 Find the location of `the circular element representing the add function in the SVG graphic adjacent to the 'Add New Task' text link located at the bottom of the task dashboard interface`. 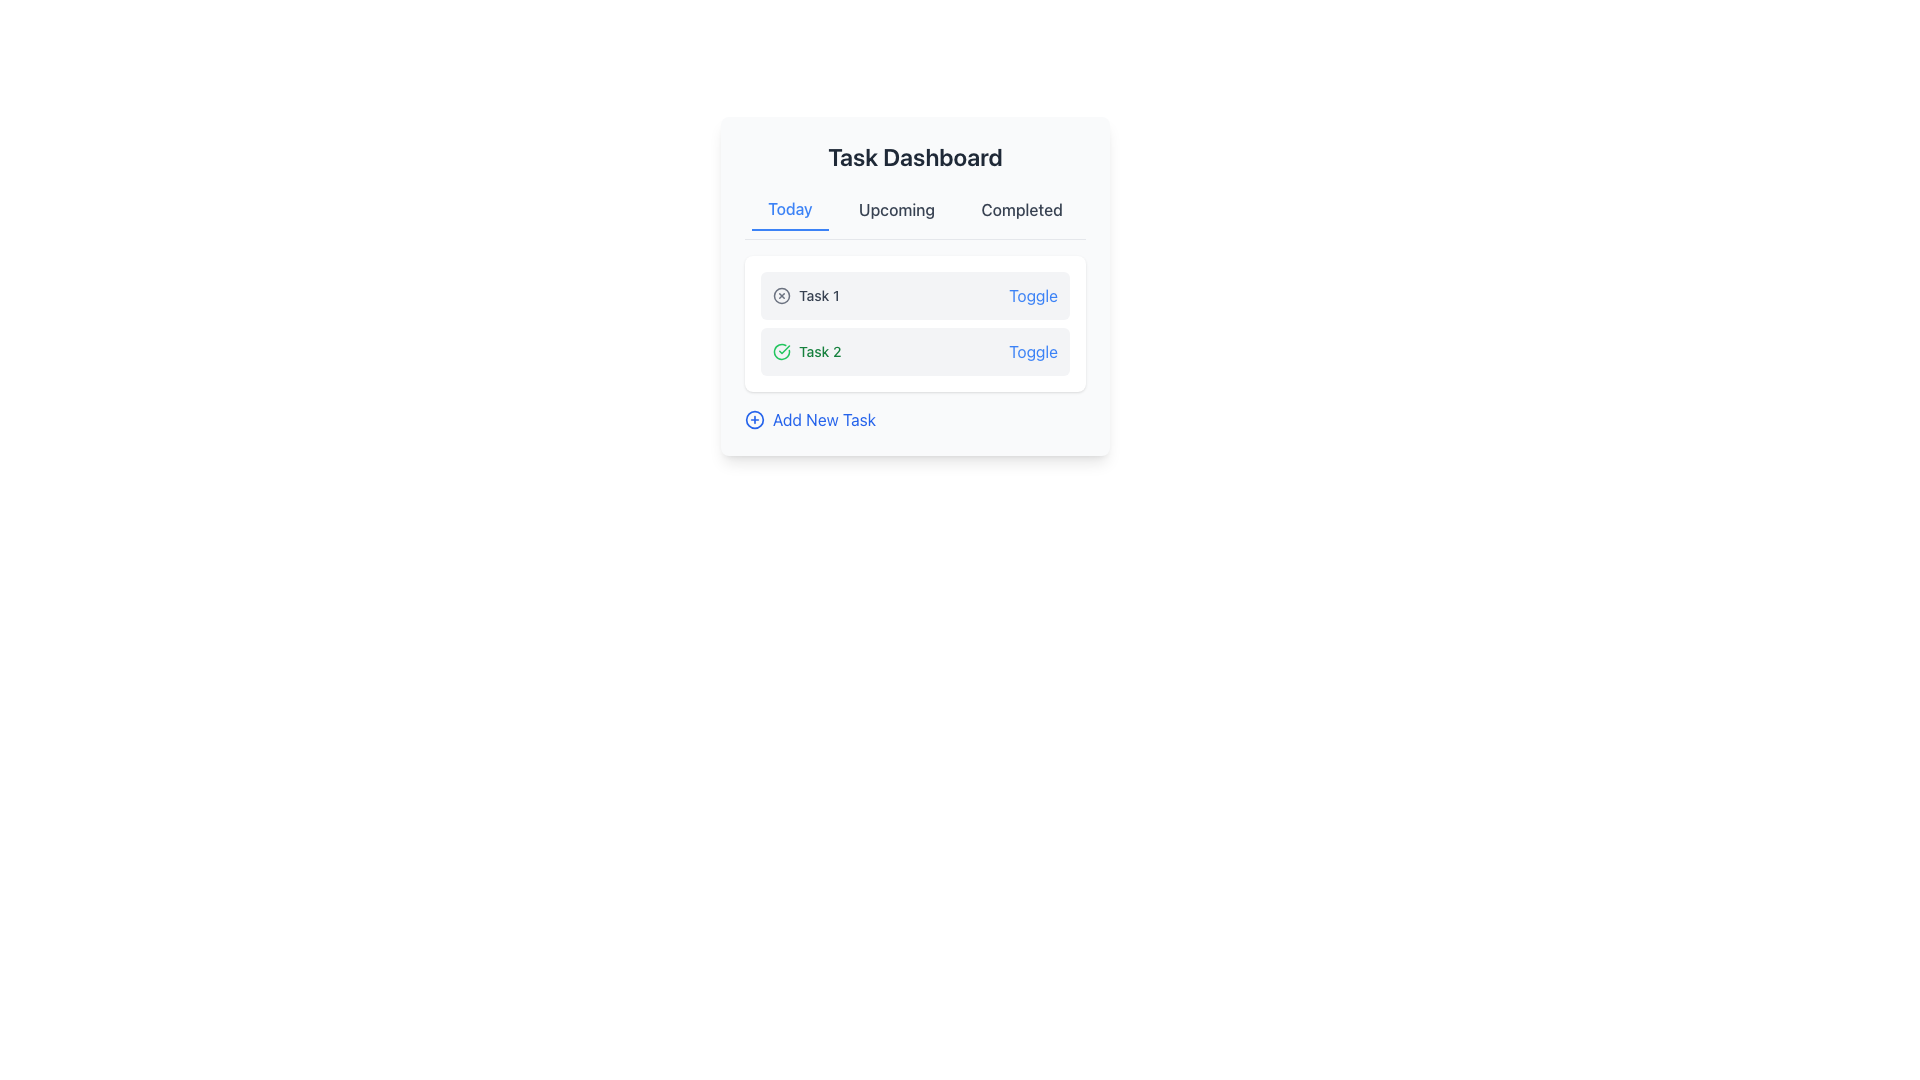

the circular element representing the add function in the SVG graphic adjacent to the 'Add New Task' text link located at the bottom of the task dashboard interface is located at coordinates (753, 419).